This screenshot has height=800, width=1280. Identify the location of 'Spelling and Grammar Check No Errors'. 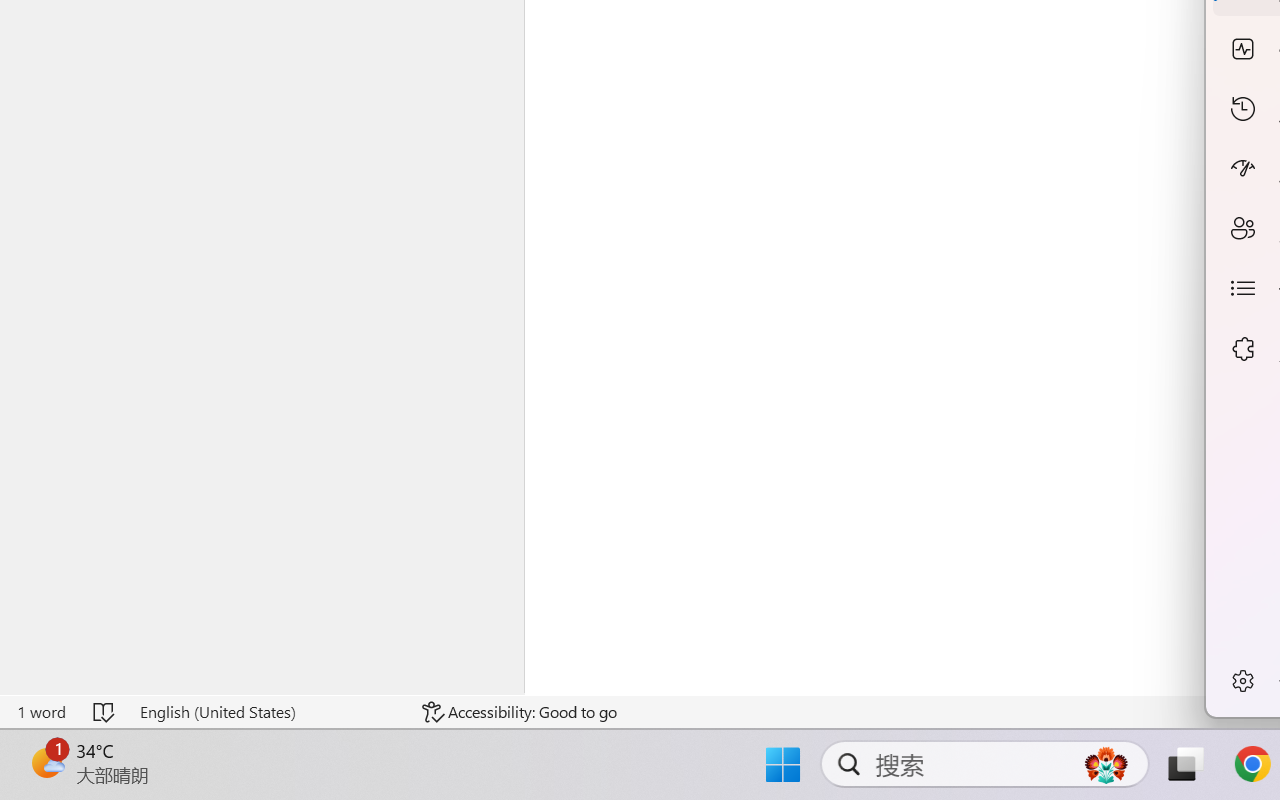
(104, 711).